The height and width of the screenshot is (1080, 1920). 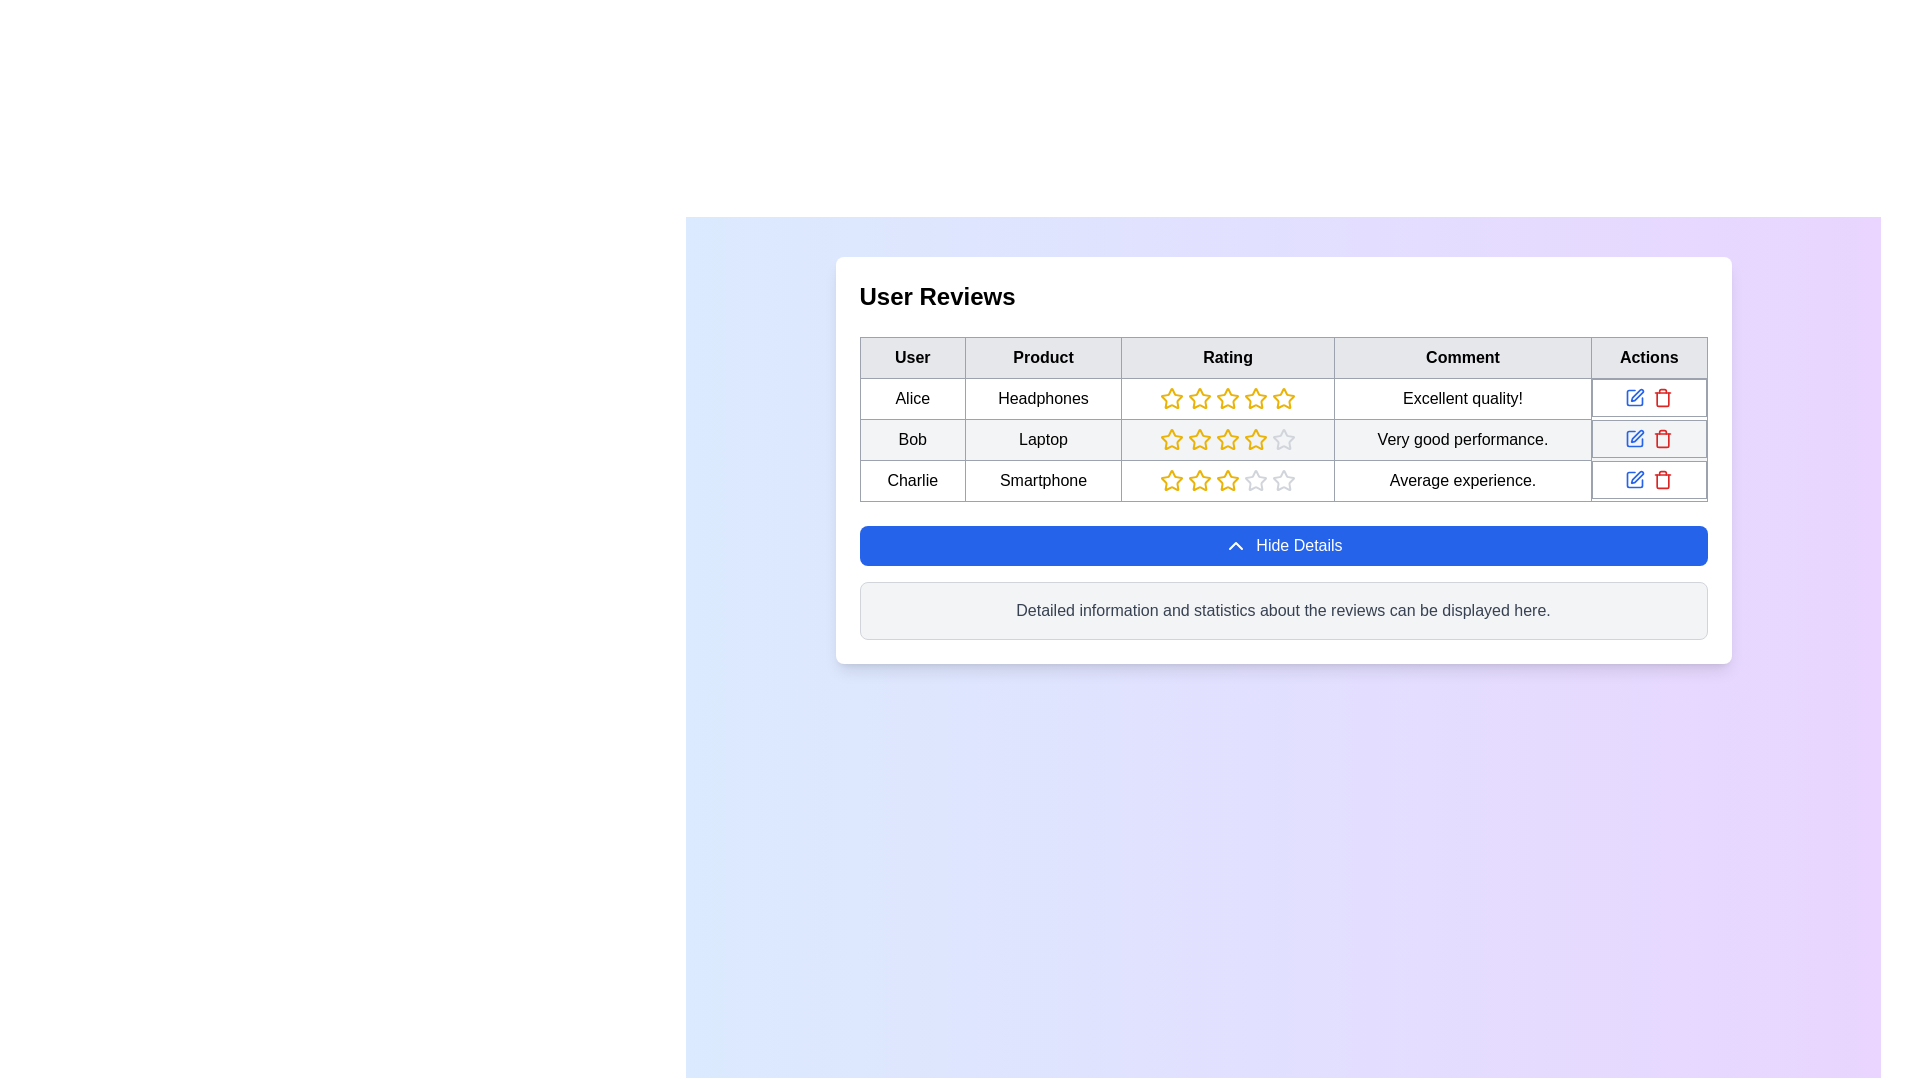 I want to click on the fourth star icon in the 'Rating' column of the second row corresponding to 'Bob' and 'Laptop', so click(x=1255, y=438).